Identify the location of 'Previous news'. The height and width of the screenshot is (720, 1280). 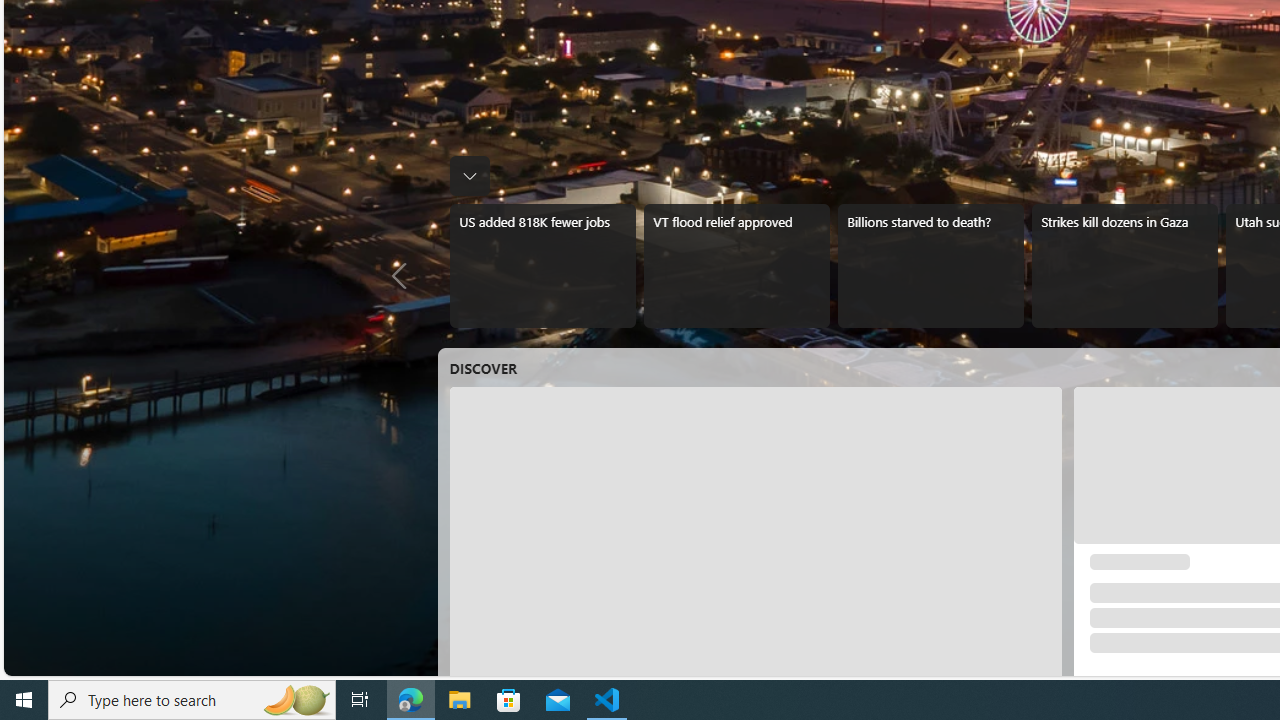
(403, 276).